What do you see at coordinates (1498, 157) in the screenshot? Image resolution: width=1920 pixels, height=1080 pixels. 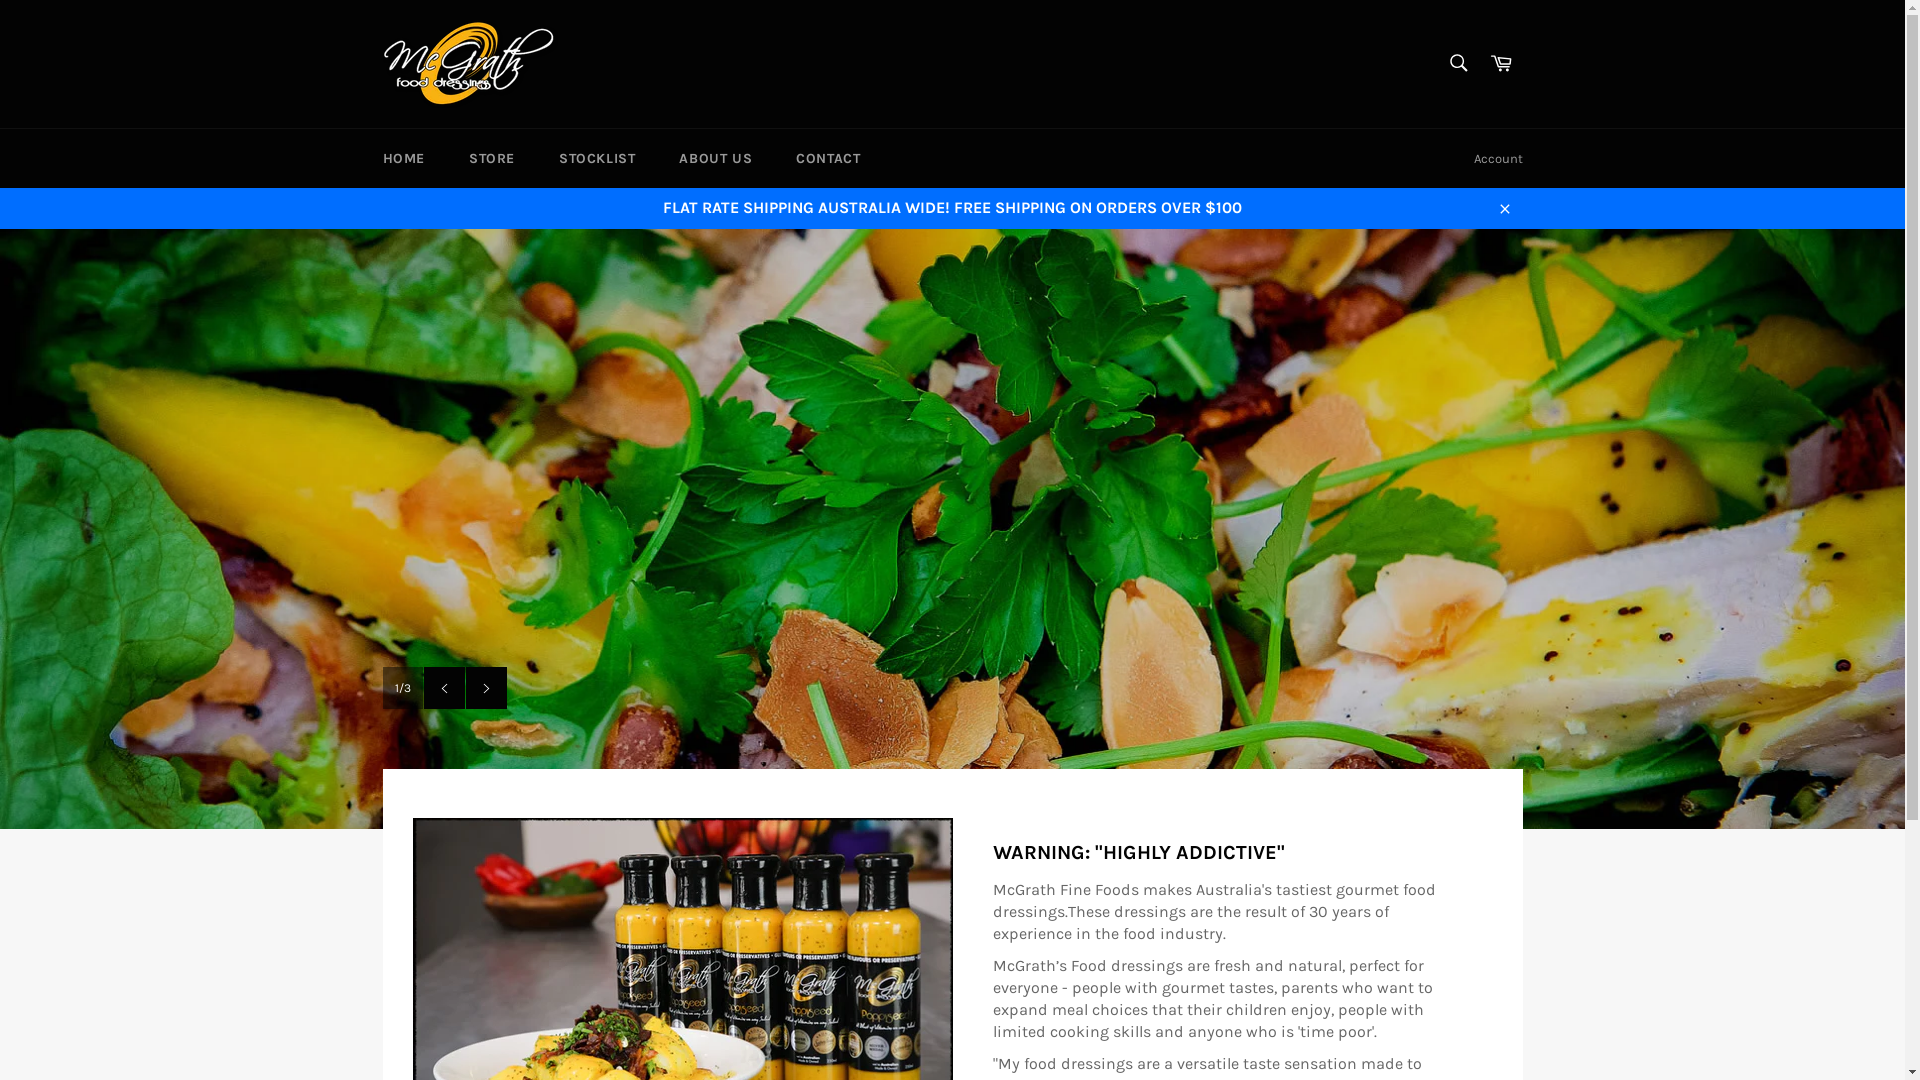 I see `'Account'` at bounding box center [1498, 157].